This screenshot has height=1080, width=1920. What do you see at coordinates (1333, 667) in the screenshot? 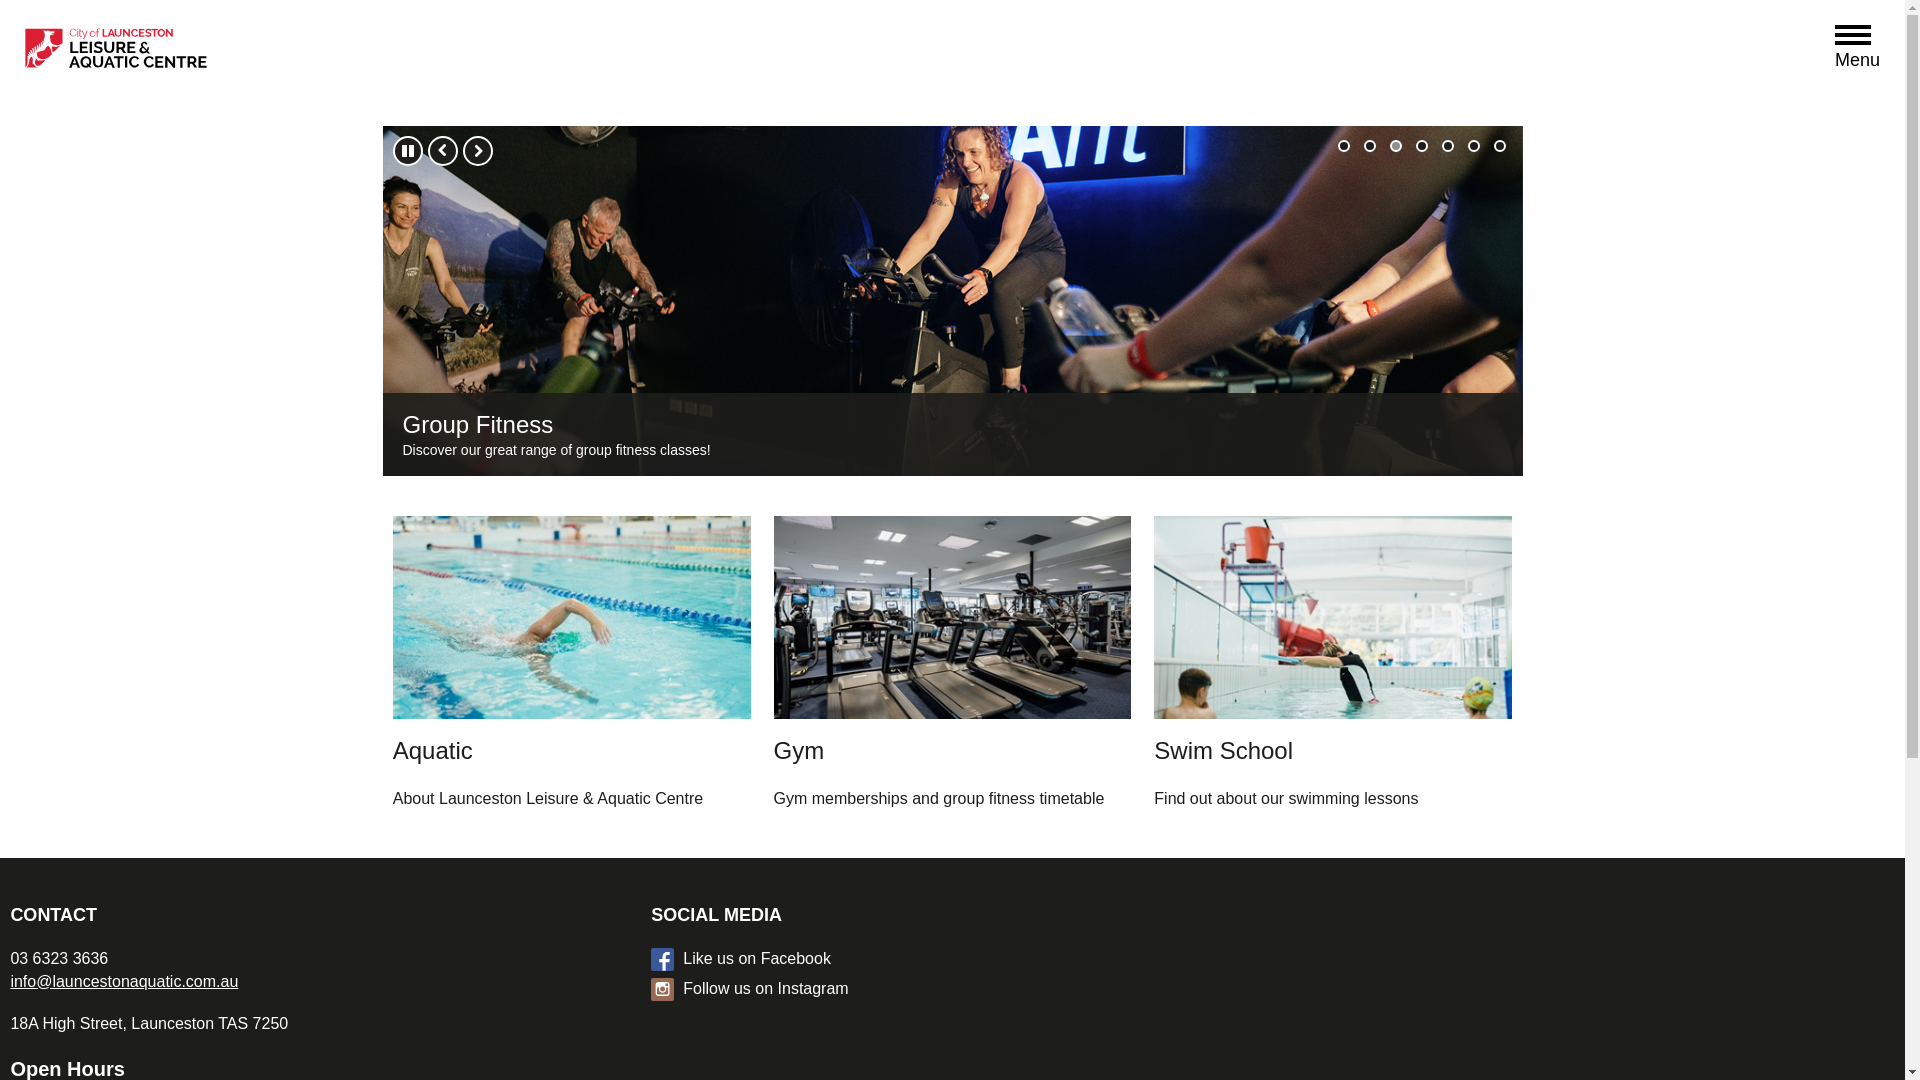
I see `'Swim School` at bounding box center [1333, 667].